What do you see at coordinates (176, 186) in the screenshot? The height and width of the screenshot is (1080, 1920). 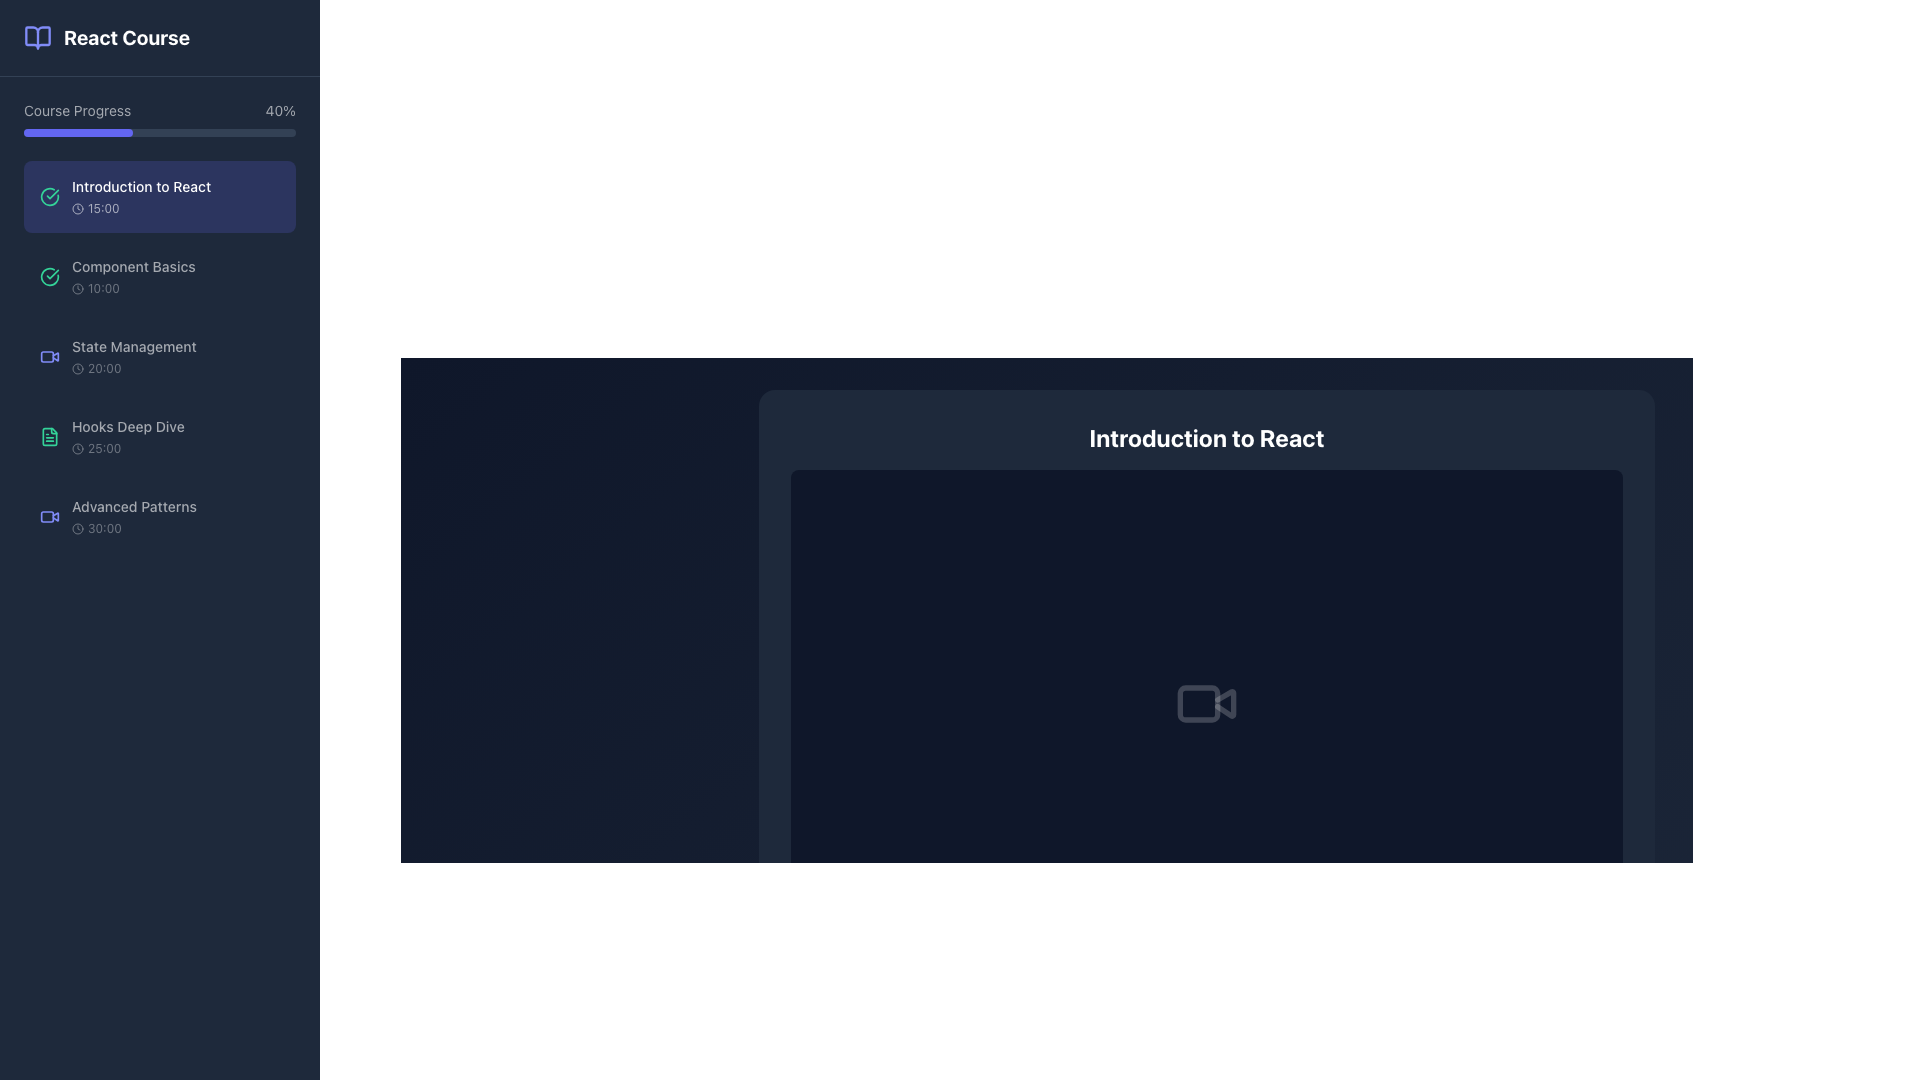 I see `text label displaying 'Introduction to React', which is the primary text label of the first course module in the left-hand sidebar, positioned below the 'Course Progress' bar` at bounding box center [176, 186].